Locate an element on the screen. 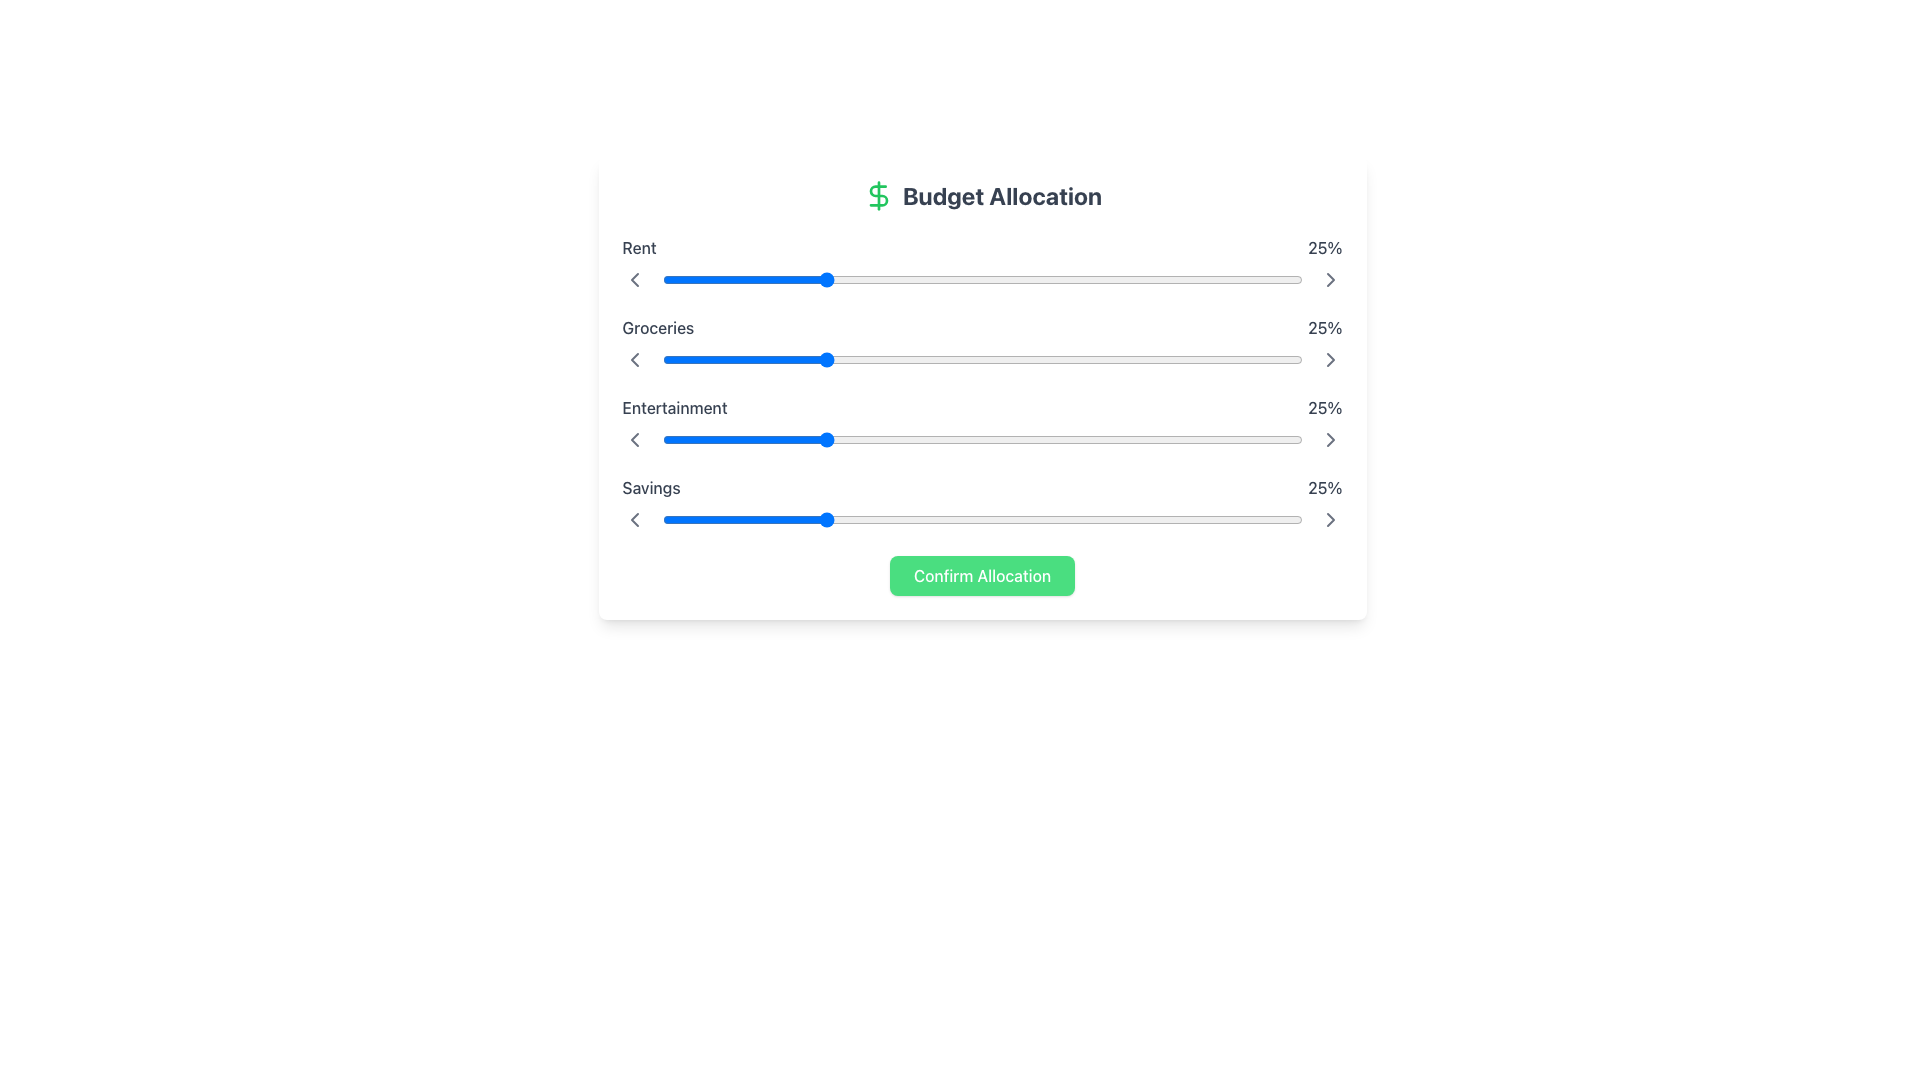 The height and width of the screenshot is (1080, 1920). the left-facing chevron button located below the 'Savings' label to trigger potential hover effects is located at coordinates (633, 519).